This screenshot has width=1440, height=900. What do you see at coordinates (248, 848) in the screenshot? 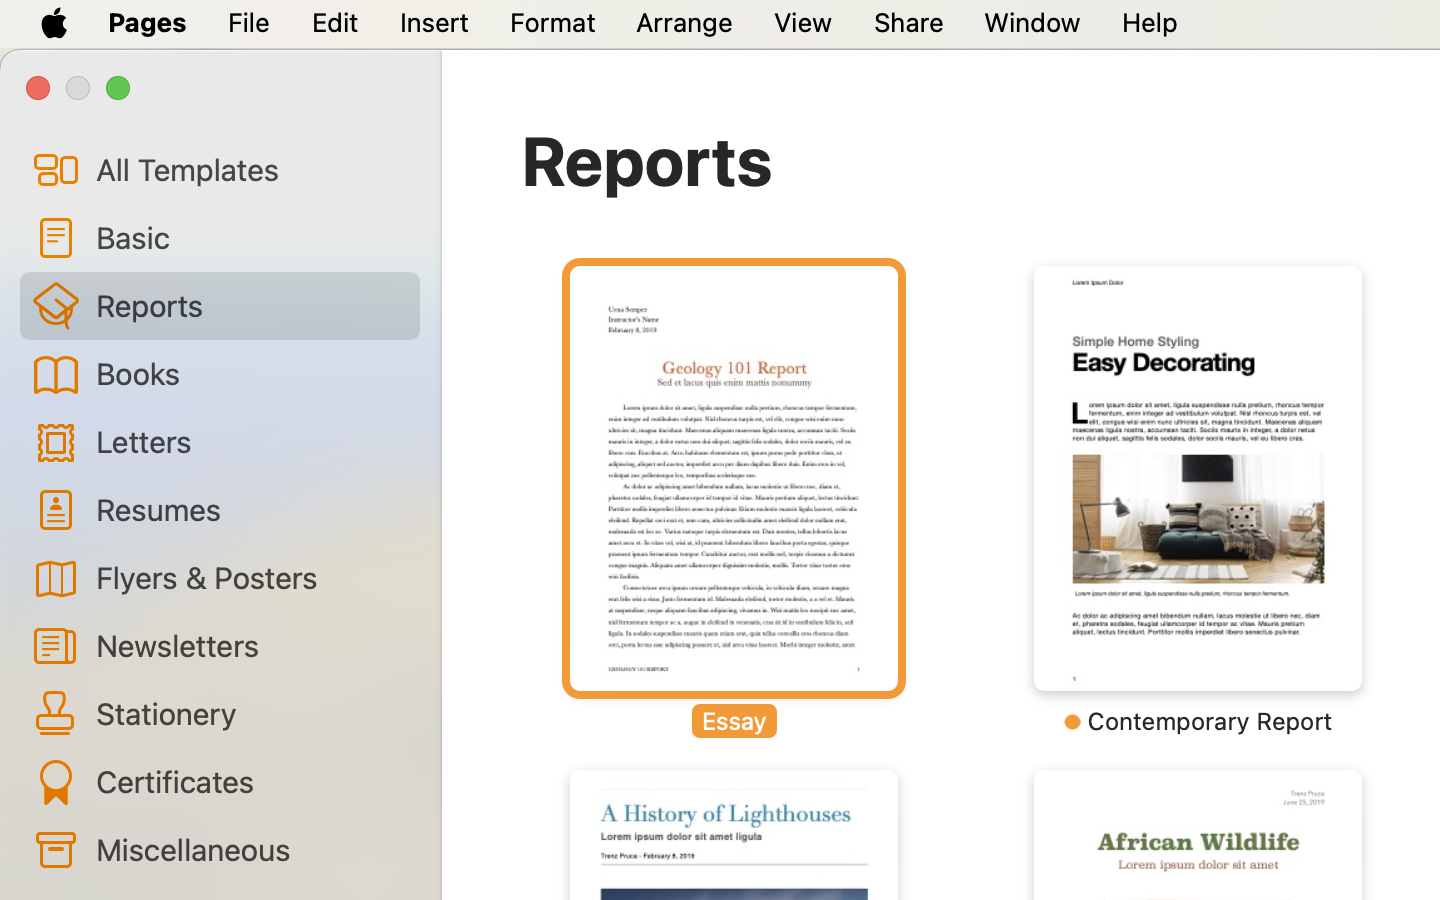
I see `'Miscellaneous'` at bounding box center [248, 848].